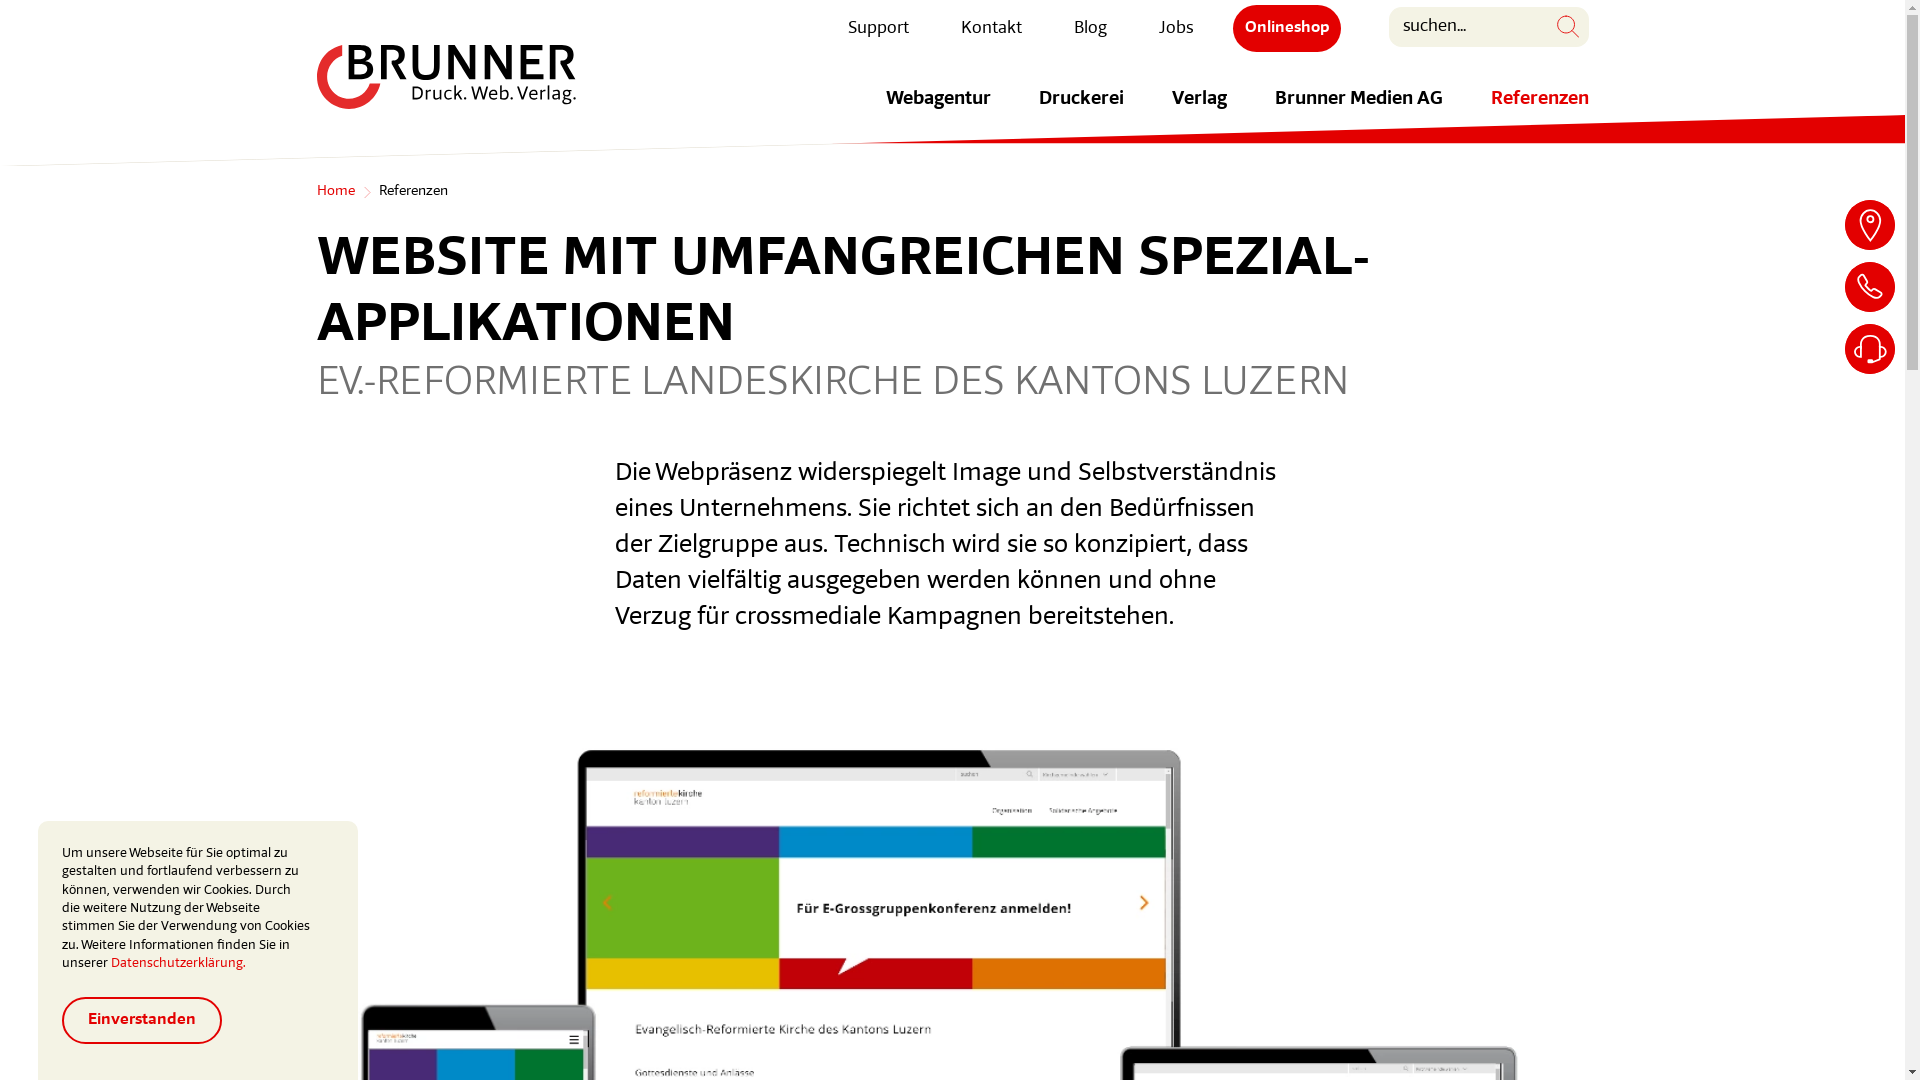  I want to click on 'TEL. 041 318 34 34', so click(1869, 286).